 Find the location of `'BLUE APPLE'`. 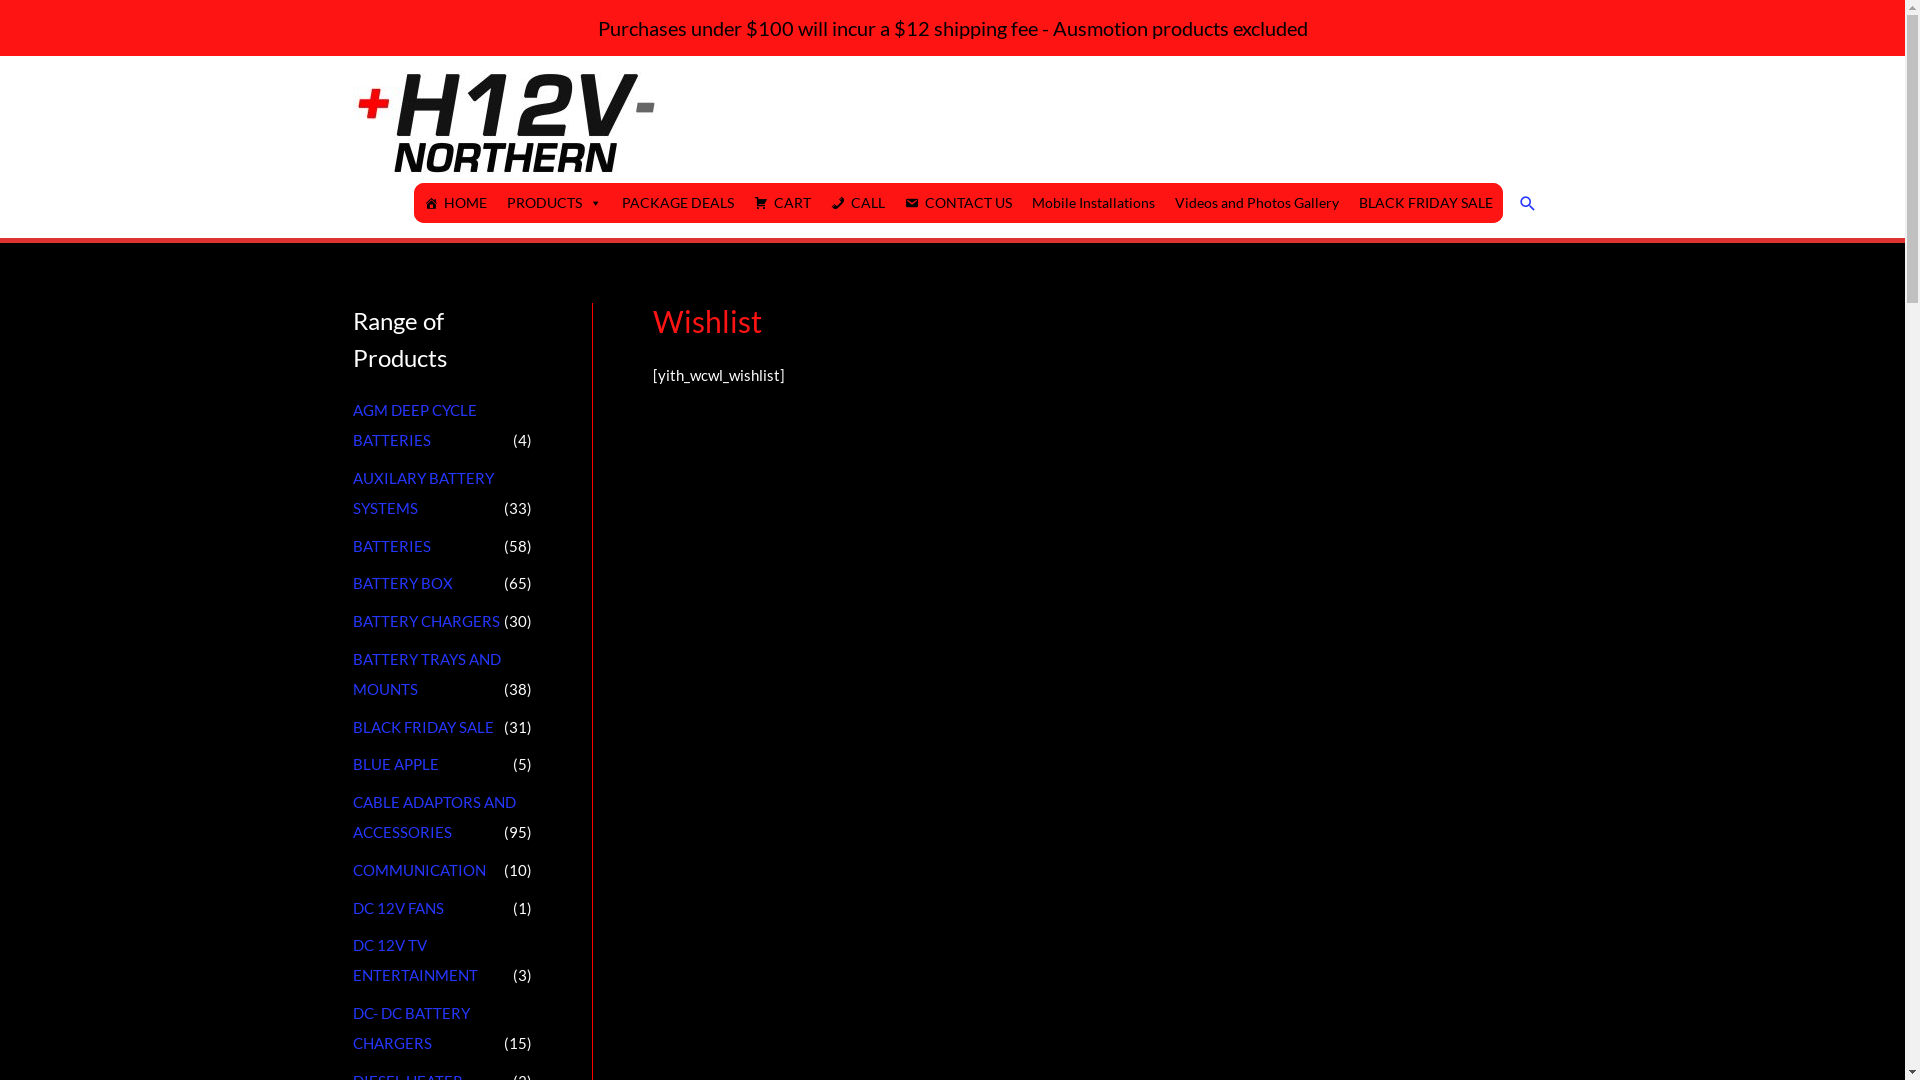

'BLUE APPLE' is located at coordinates (394, 763).